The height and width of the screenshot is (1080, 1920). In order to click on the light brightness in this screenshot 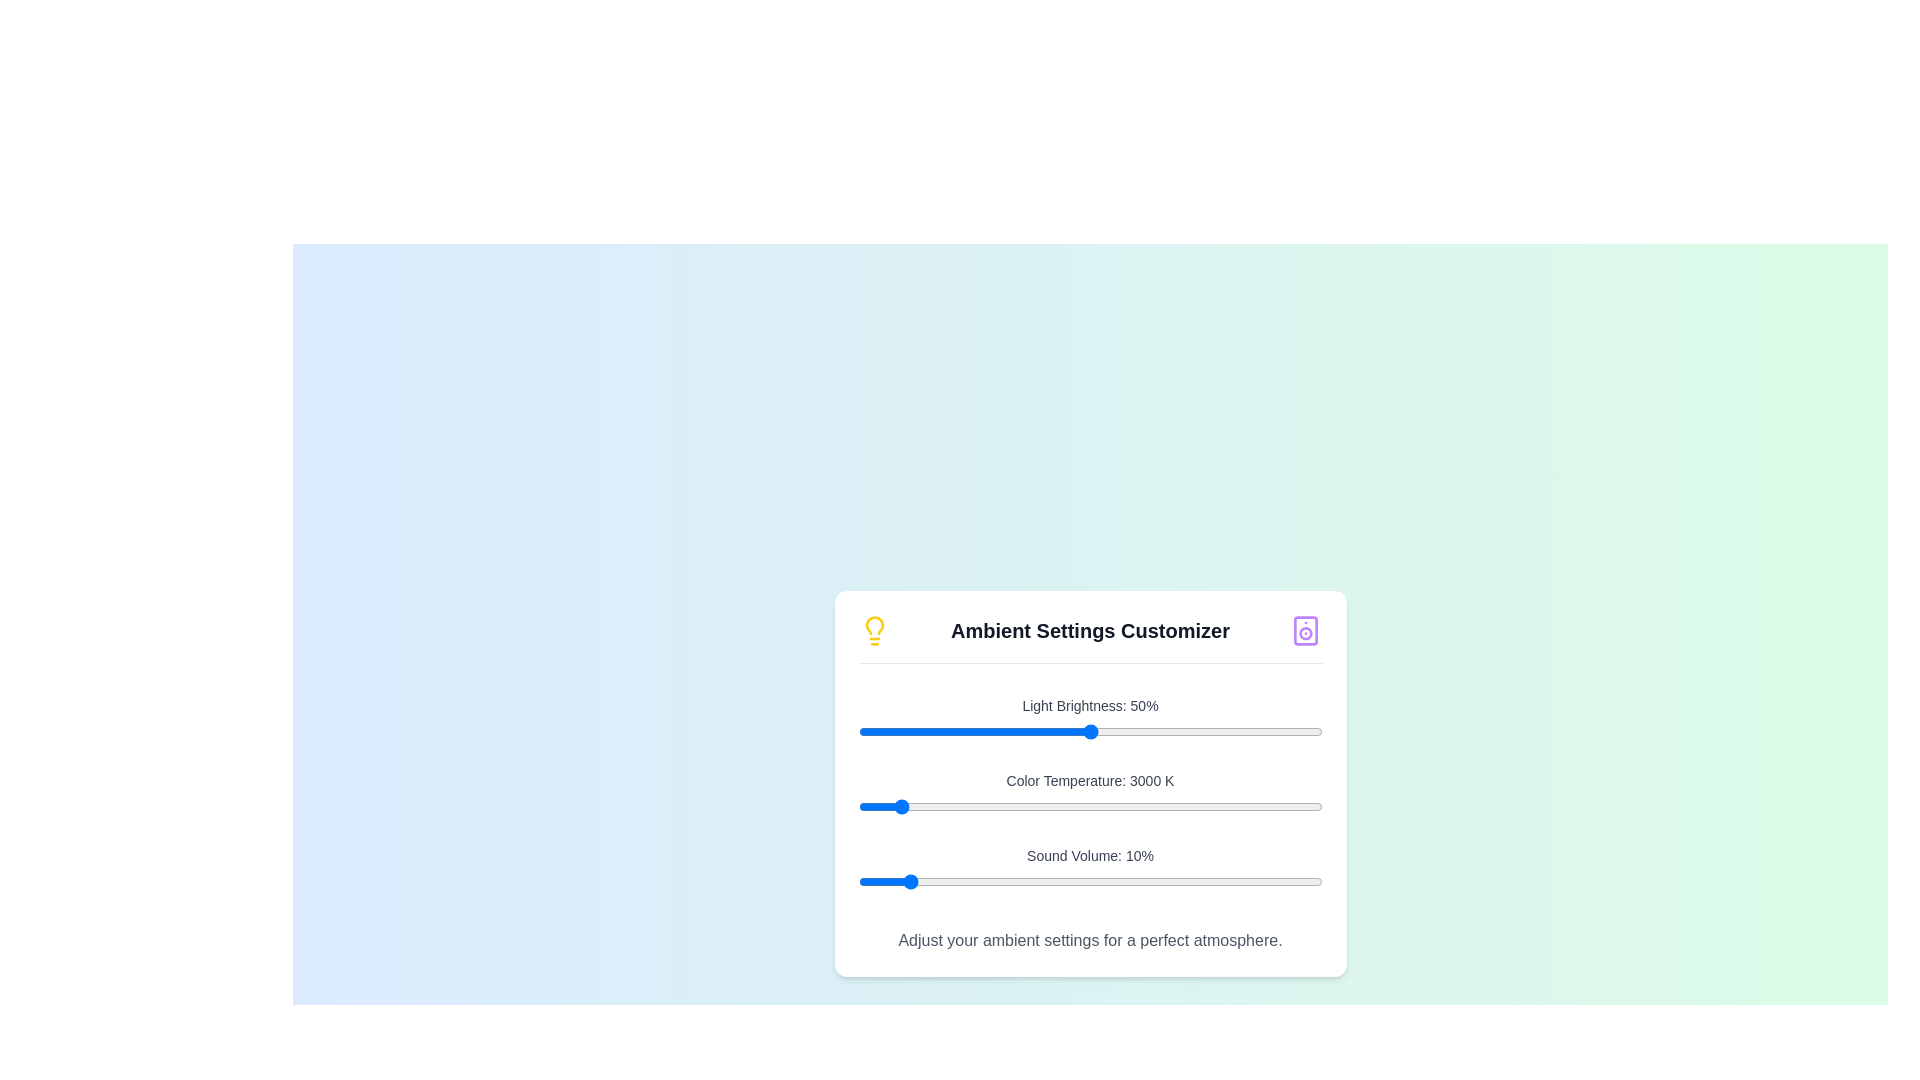, I will do `click(1112, 732)`.